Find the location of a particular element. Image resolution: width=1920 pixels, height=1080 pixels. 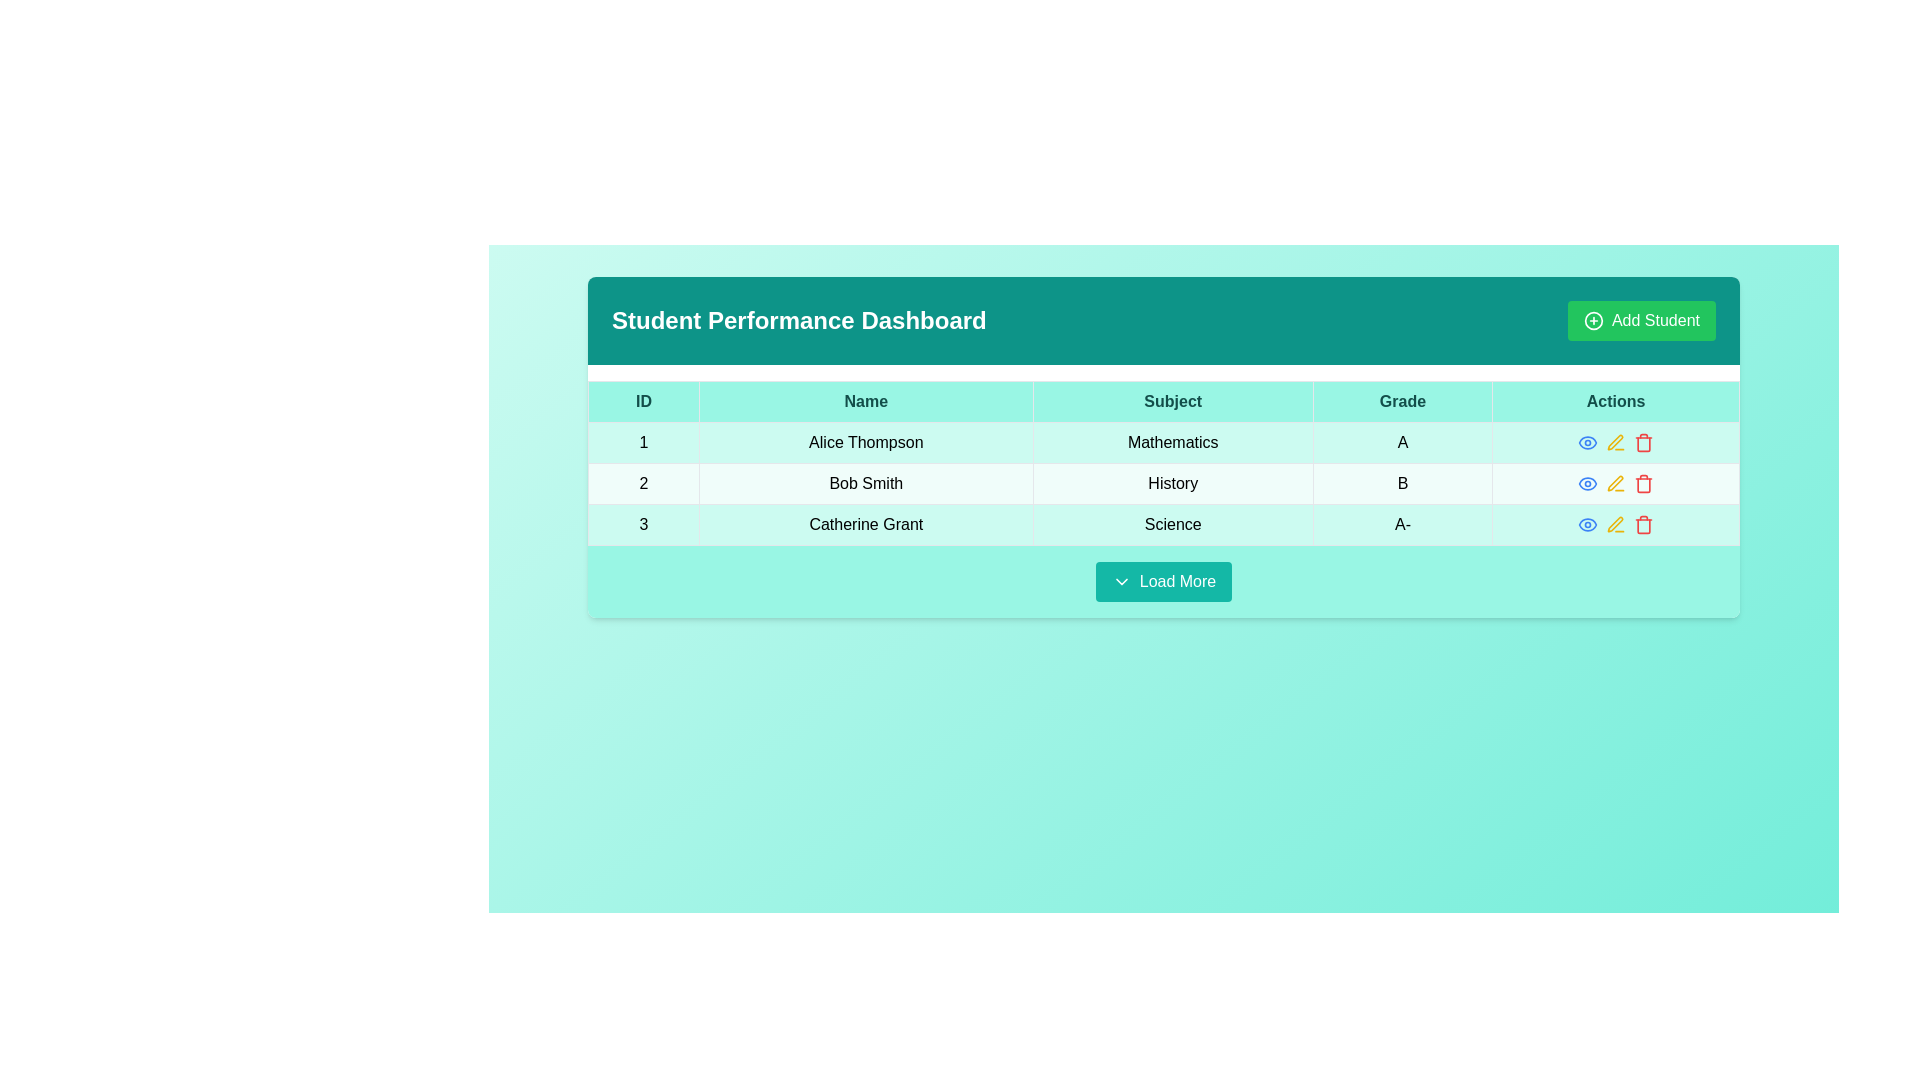

trash bin icon element representing the delete action for 'Bob Smith' in the second row of the data table using developer tools is located at coordinates (1644, 485).